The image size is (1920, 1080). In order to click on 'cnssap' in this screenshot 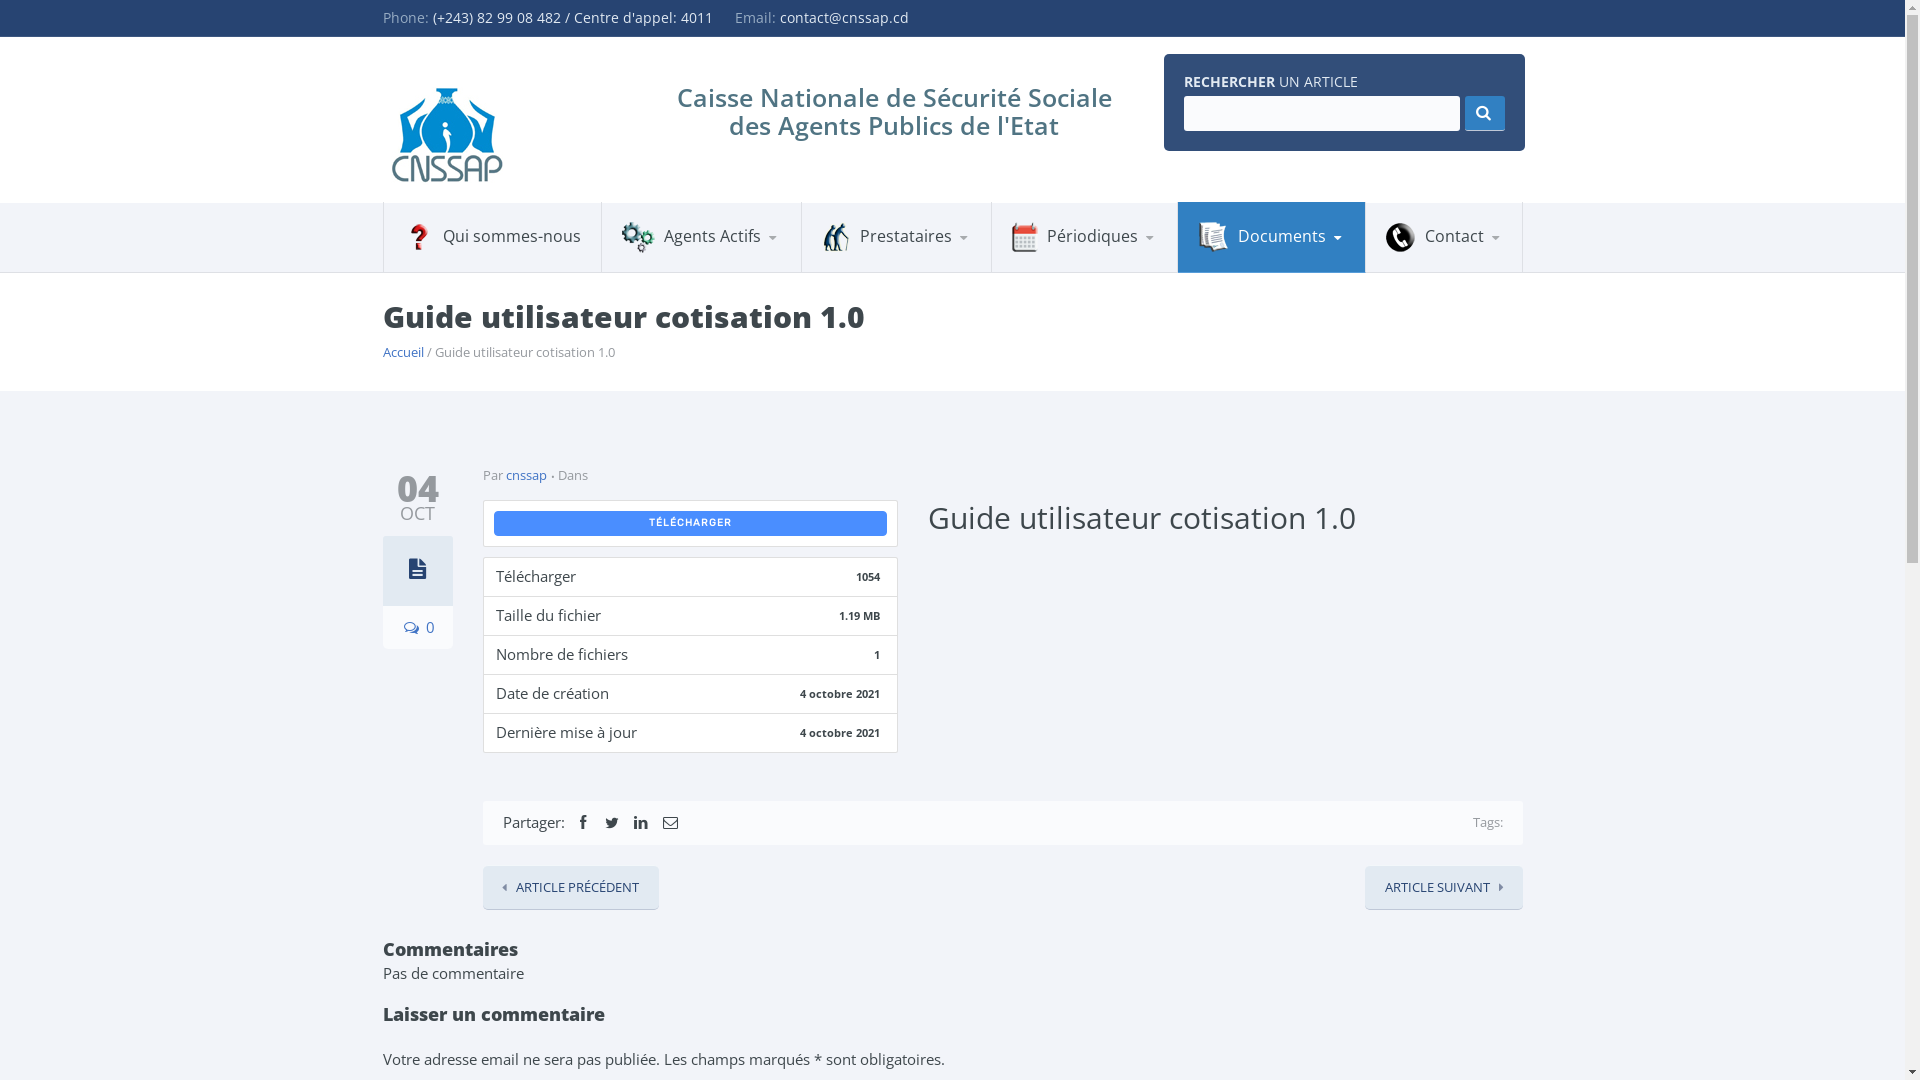, I will do `click(526, 474)`.